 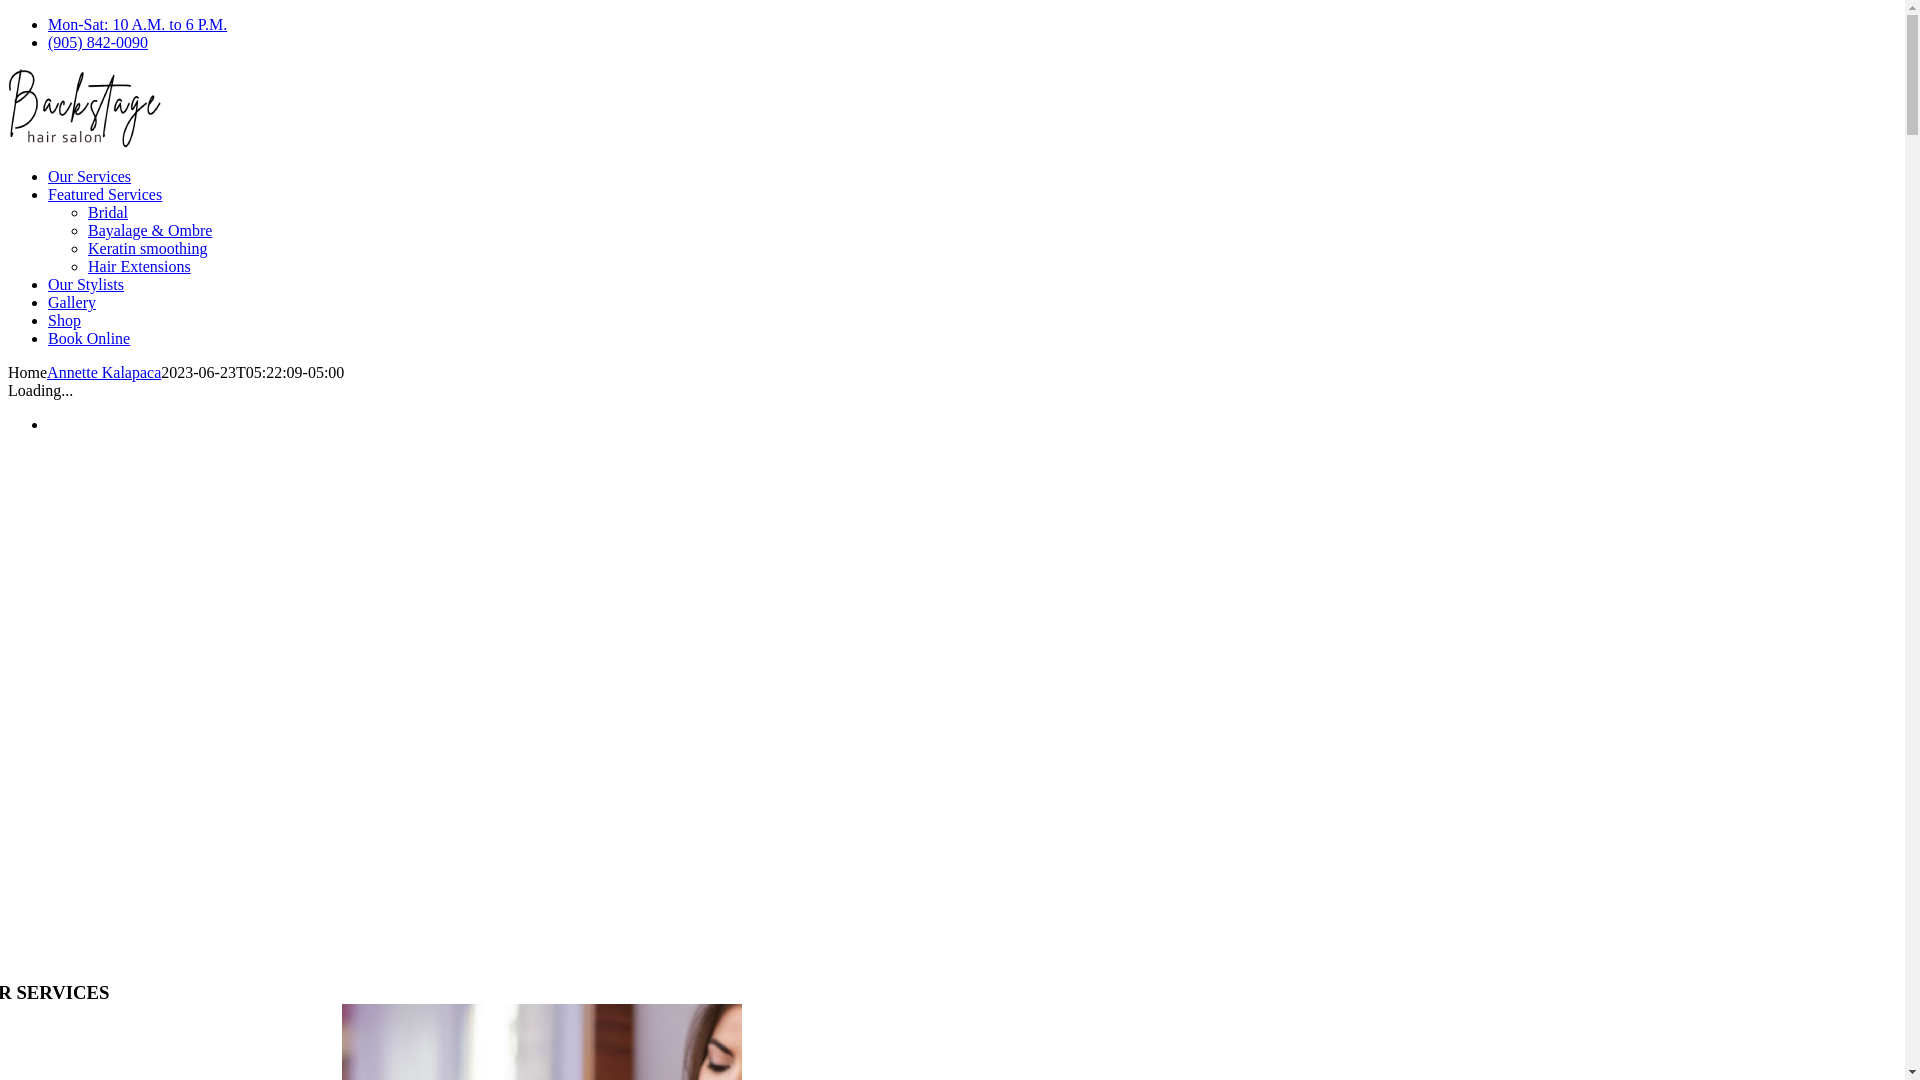 I want to click on 'Annette Kalapaca', so click(x=103, y=372).